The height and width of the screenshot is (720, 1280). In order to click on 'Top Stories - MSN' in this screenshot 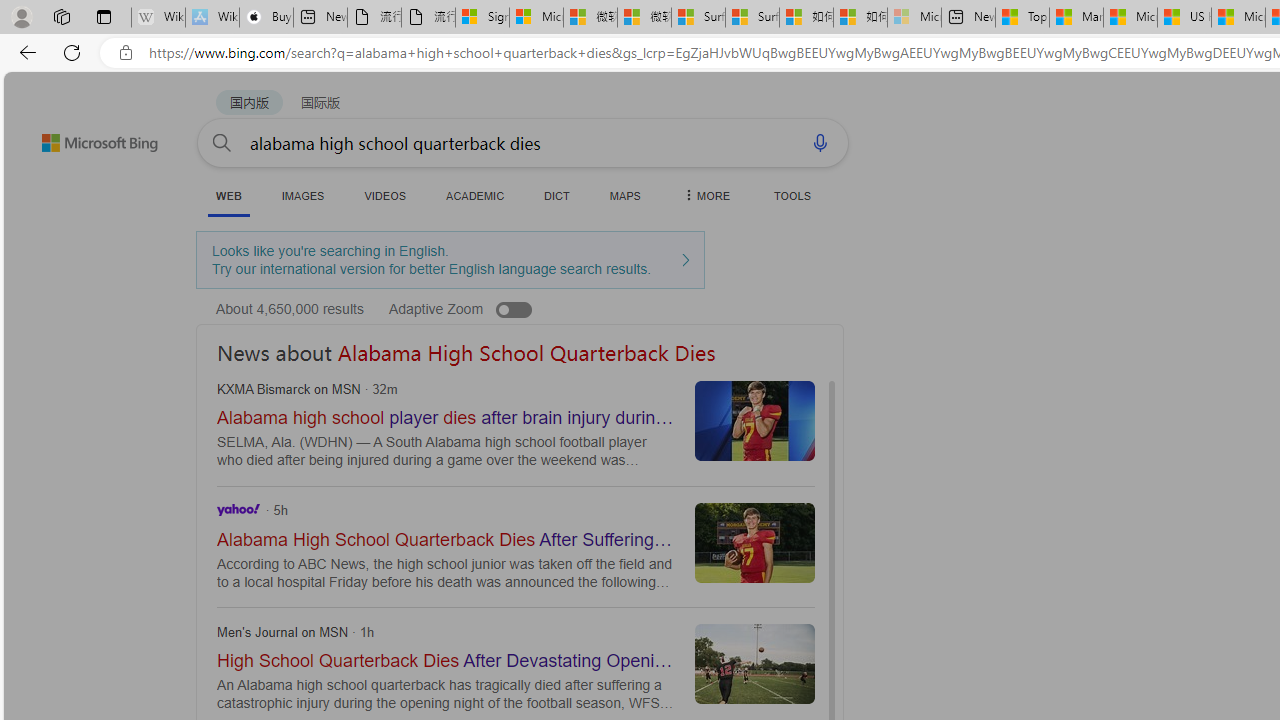, I will do `click(1022, 17)`.